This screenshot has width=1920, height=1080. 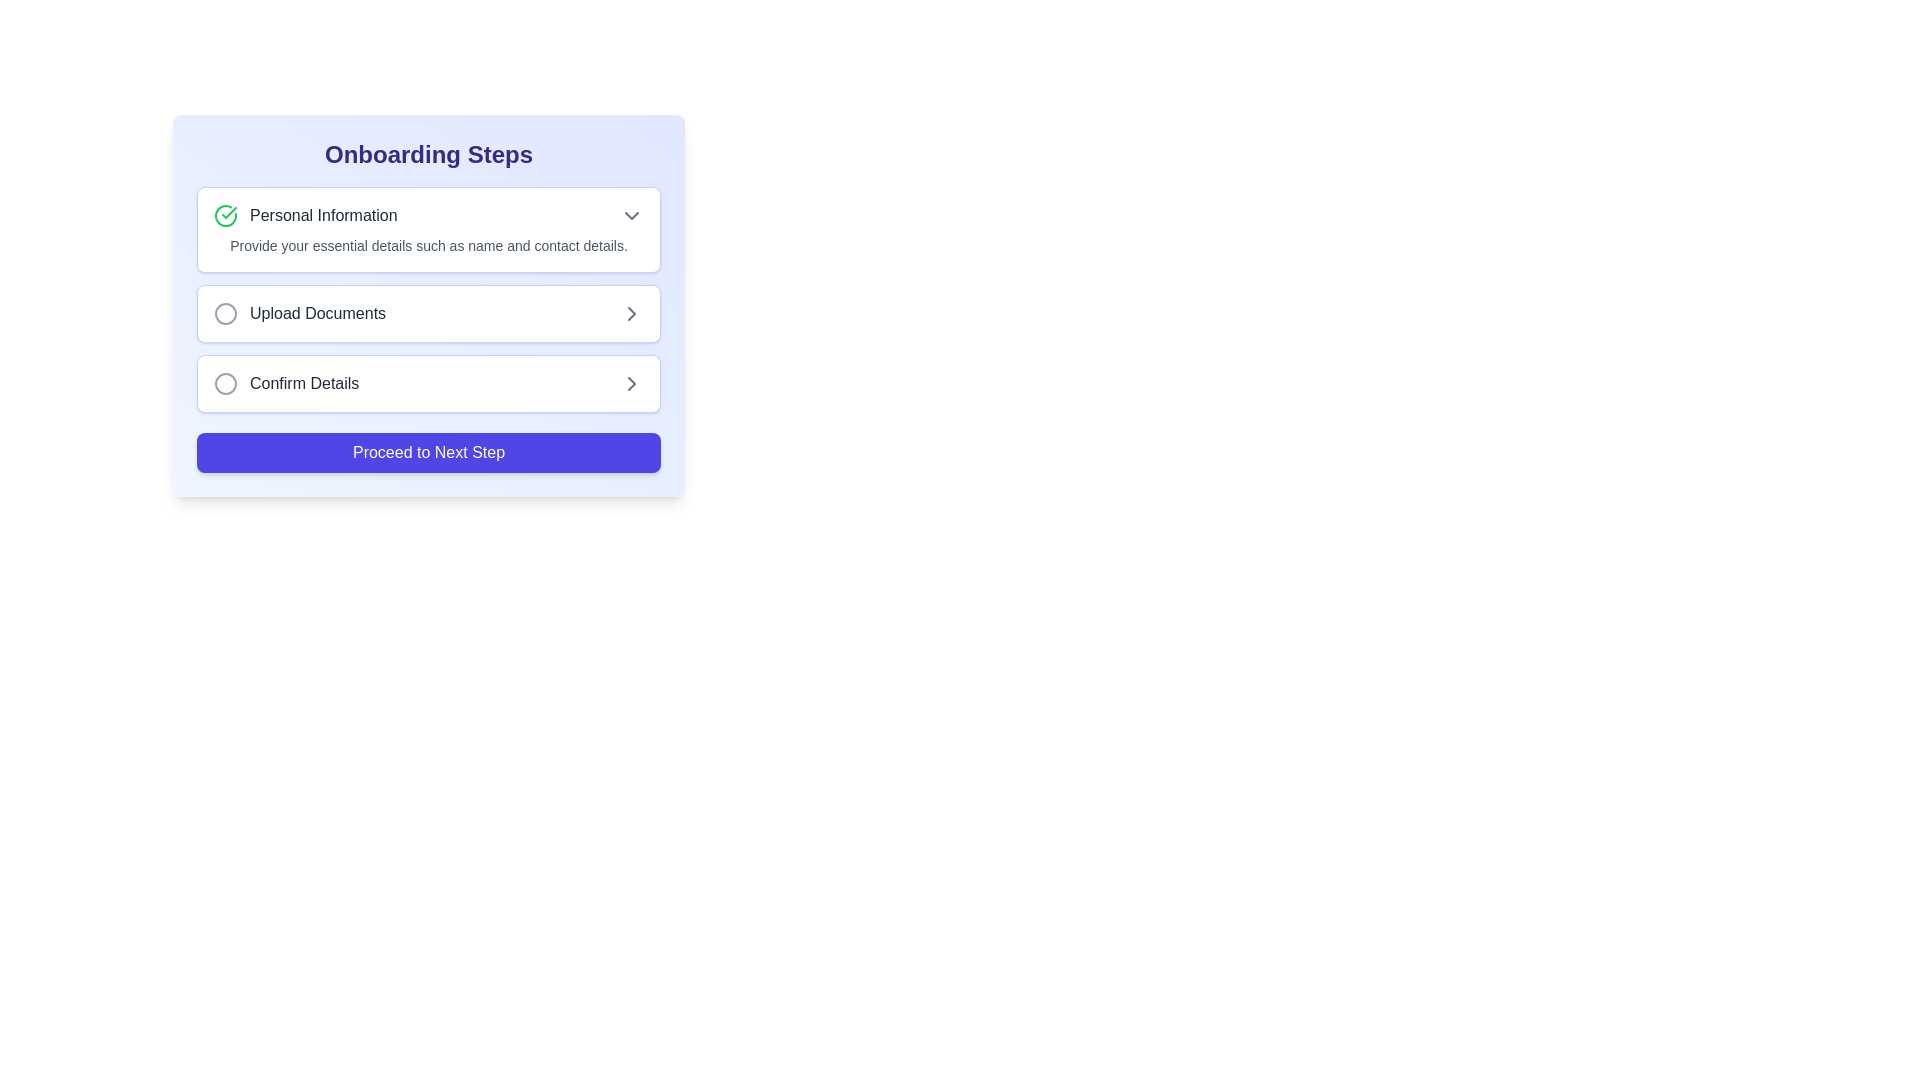 I want to click on the rightward chevron arrow icon located at the far right of the 'Confirm Details' list item, so click(x=631, y=384).